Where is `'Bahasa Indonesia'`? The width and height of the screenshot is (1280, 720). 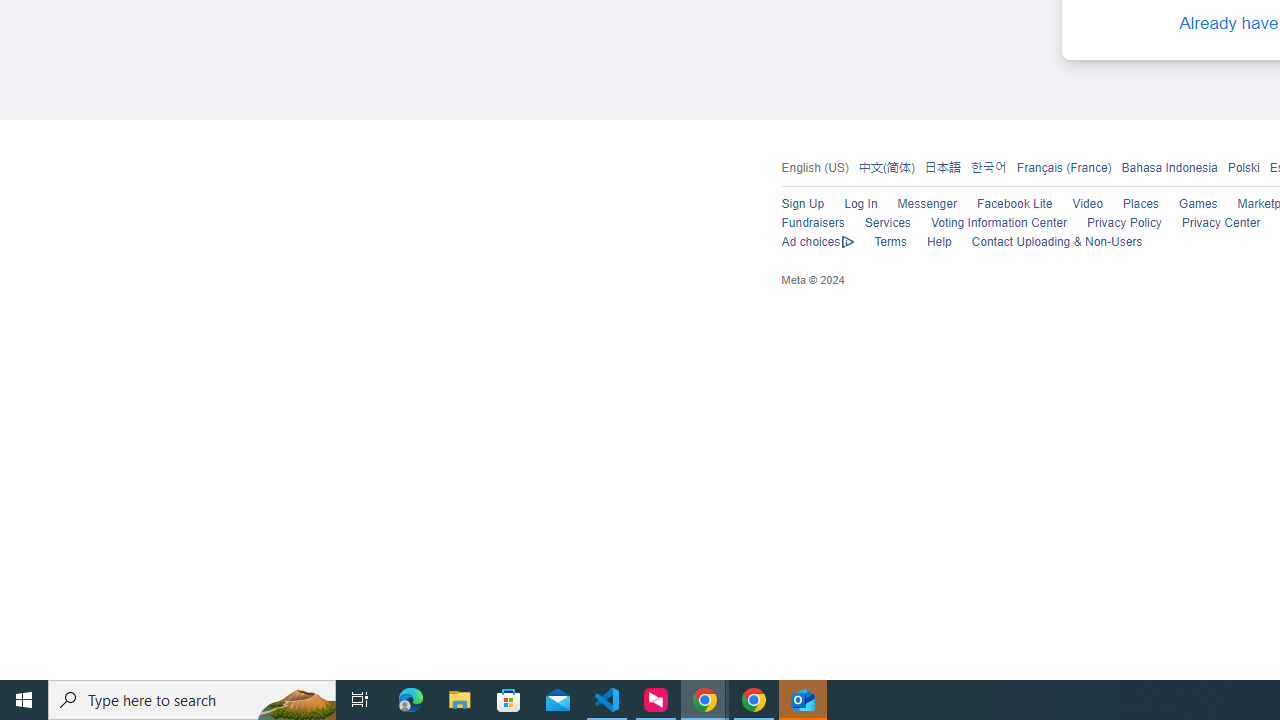 'Bahasa Indonesia' is located at coordinates (1169, 166).